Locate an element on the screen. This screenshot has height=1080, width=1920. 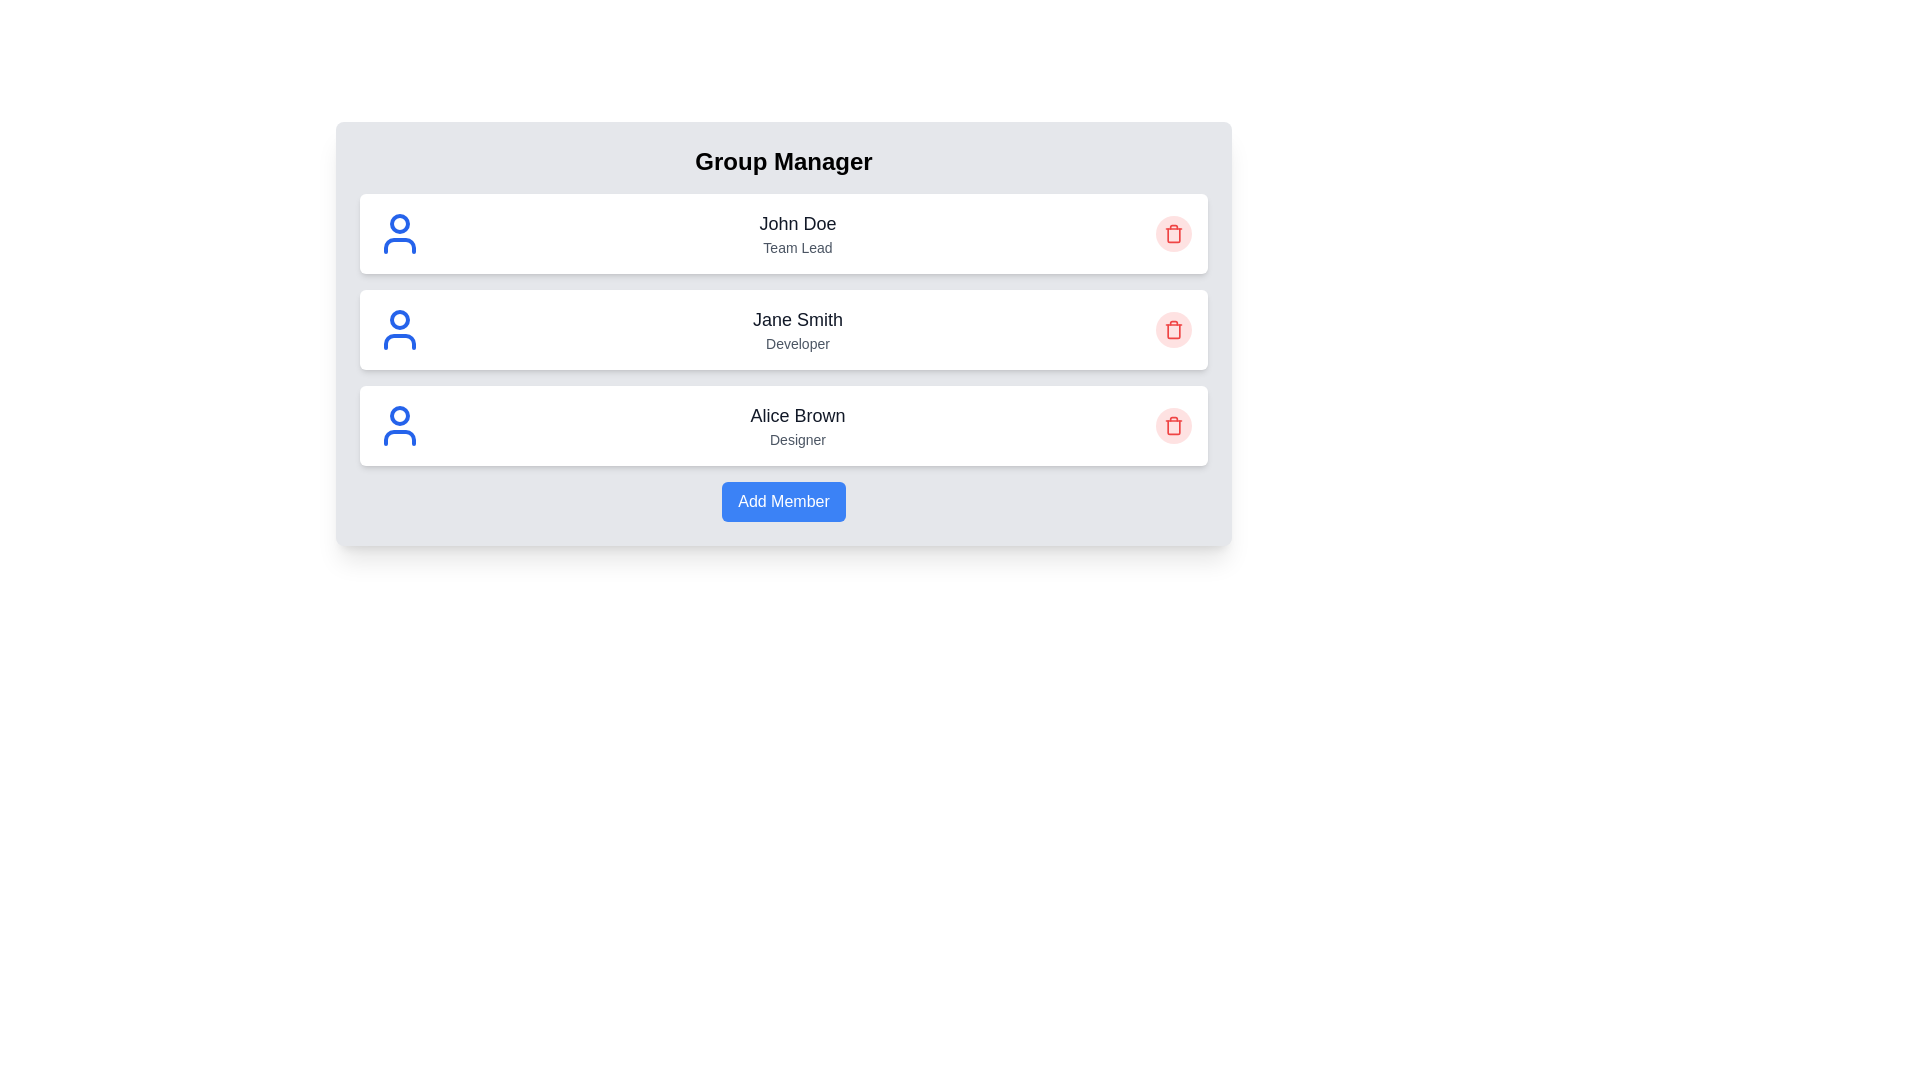
the text label displaying 'Jane Smith' and 'Developer' located in the second card under the 'Group Manager' section is located at coordinates (796, 329).